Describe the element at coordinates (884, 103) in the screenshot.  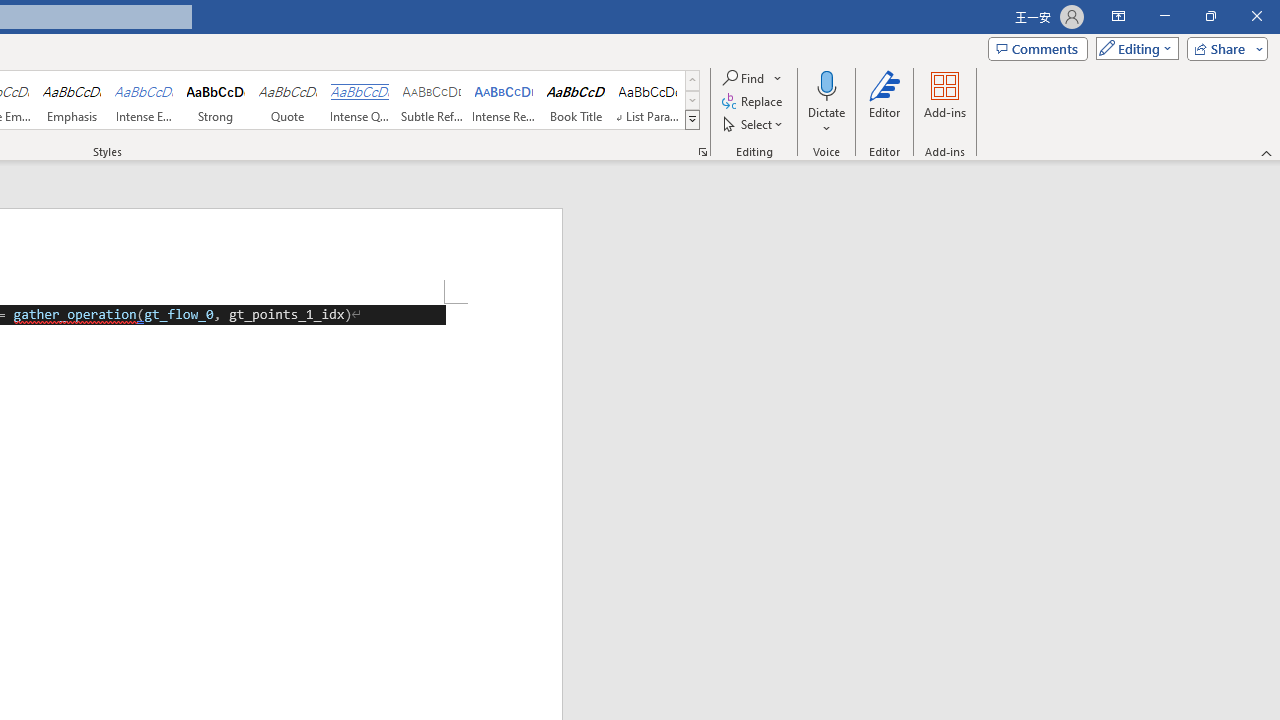
I see `'Editor'` at that location.